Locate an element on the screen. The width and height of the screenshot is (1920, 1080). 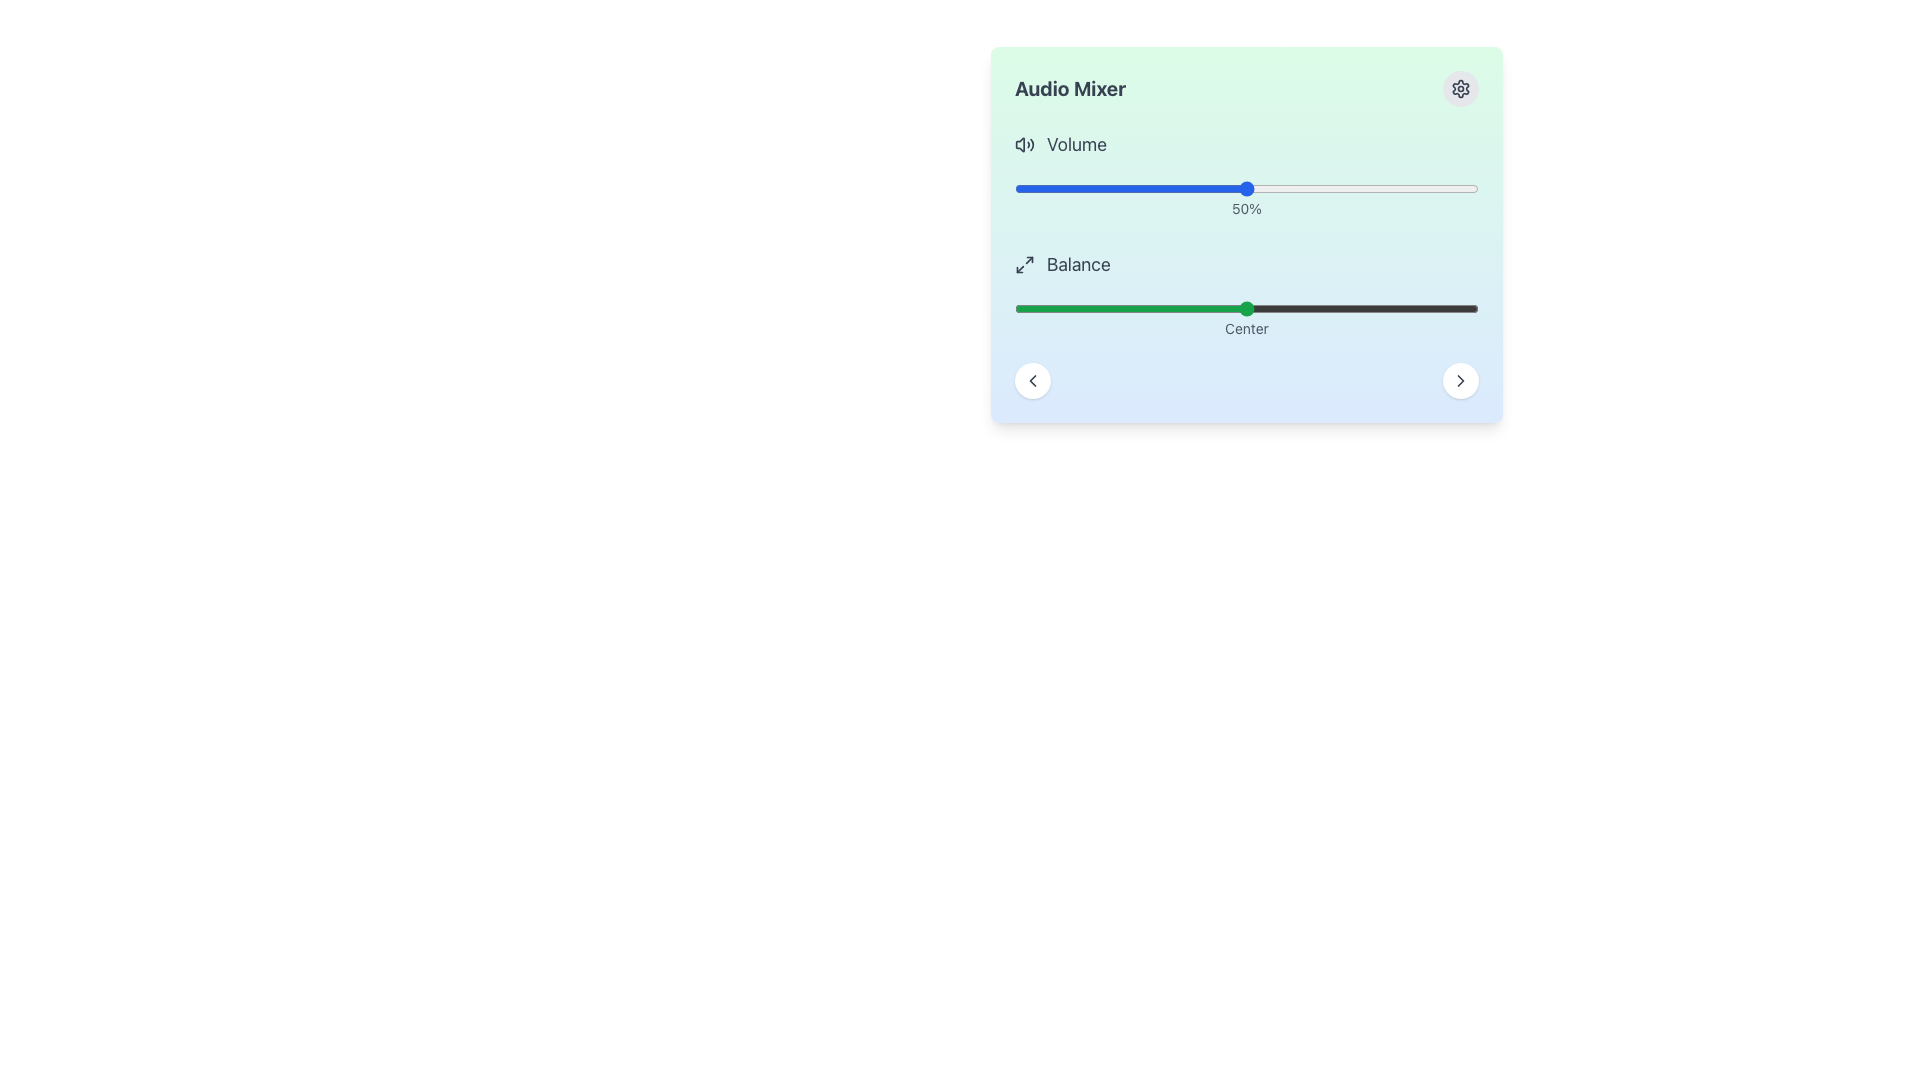
the volume is located at coordinates (1399, 189).